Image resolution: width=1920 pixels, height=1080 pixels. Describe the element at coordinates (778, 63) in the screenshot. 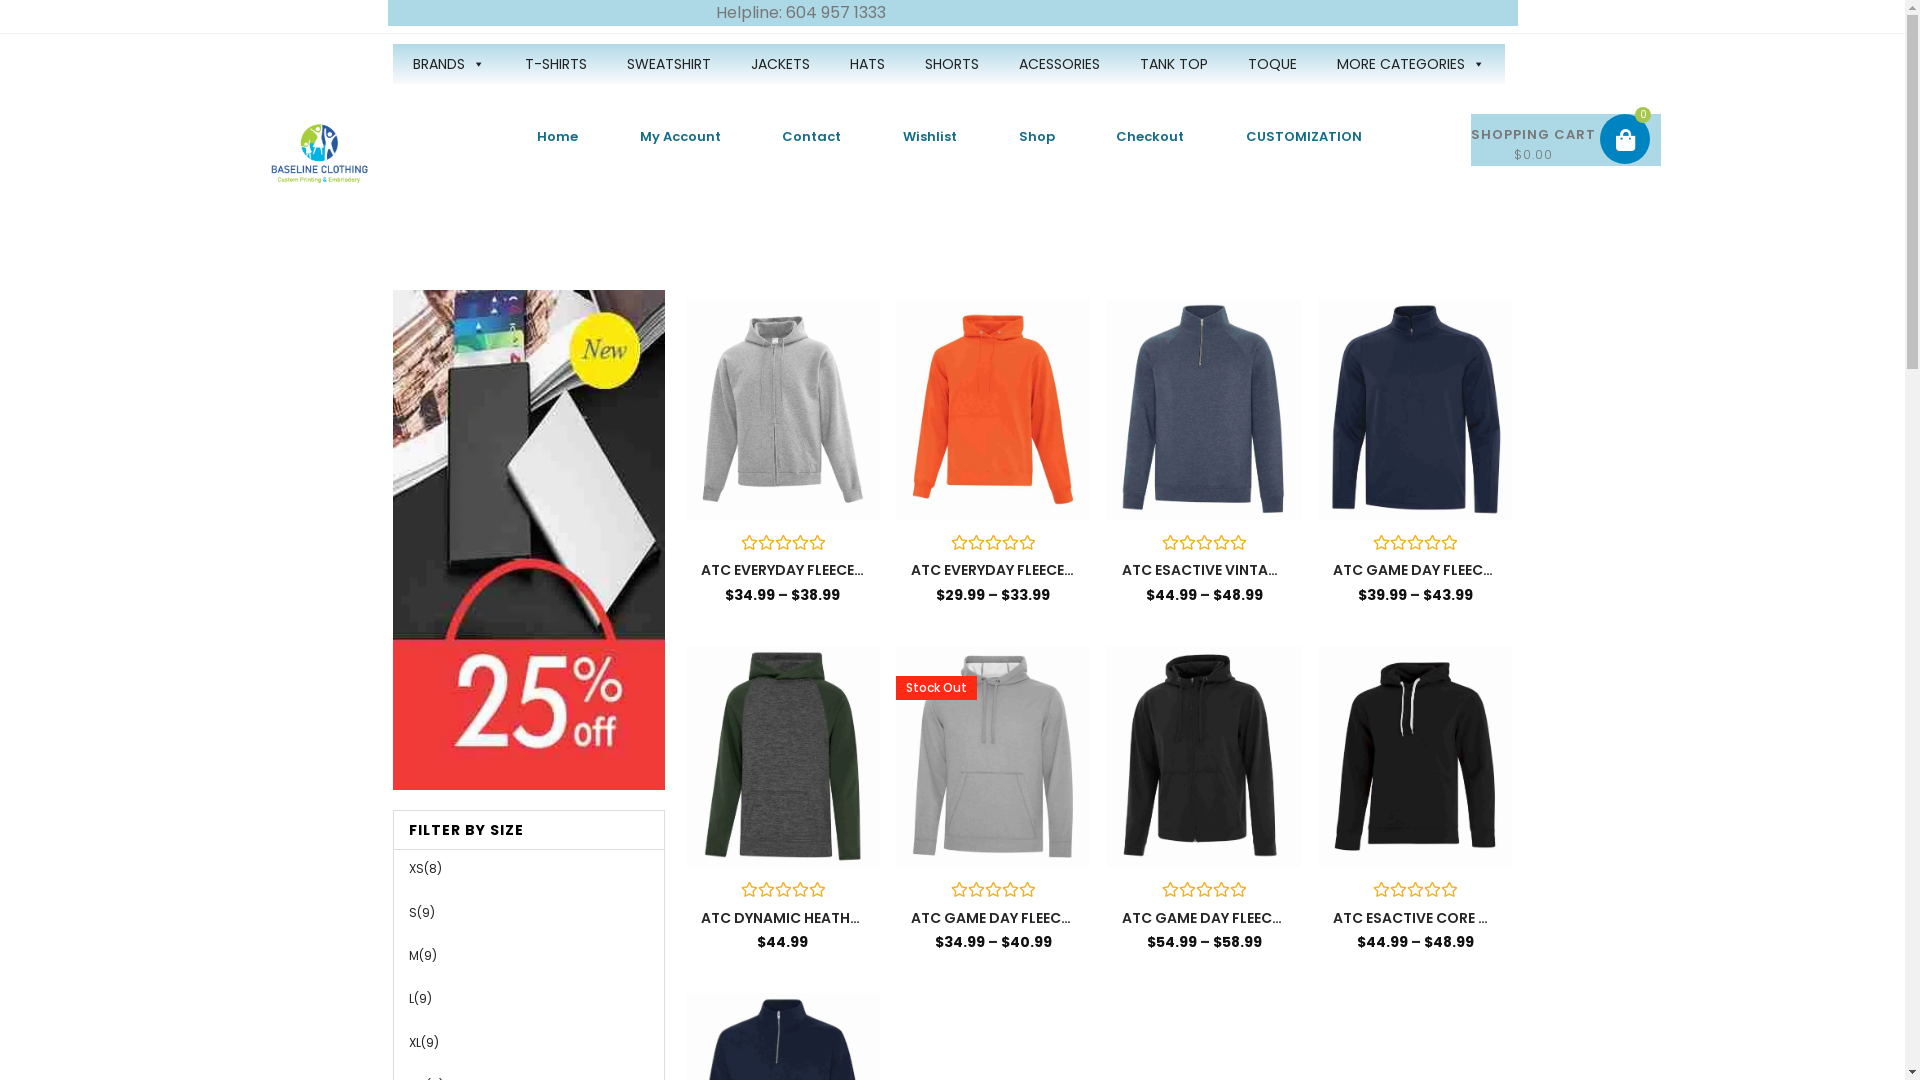

I see `'JACKETS'` at that location.